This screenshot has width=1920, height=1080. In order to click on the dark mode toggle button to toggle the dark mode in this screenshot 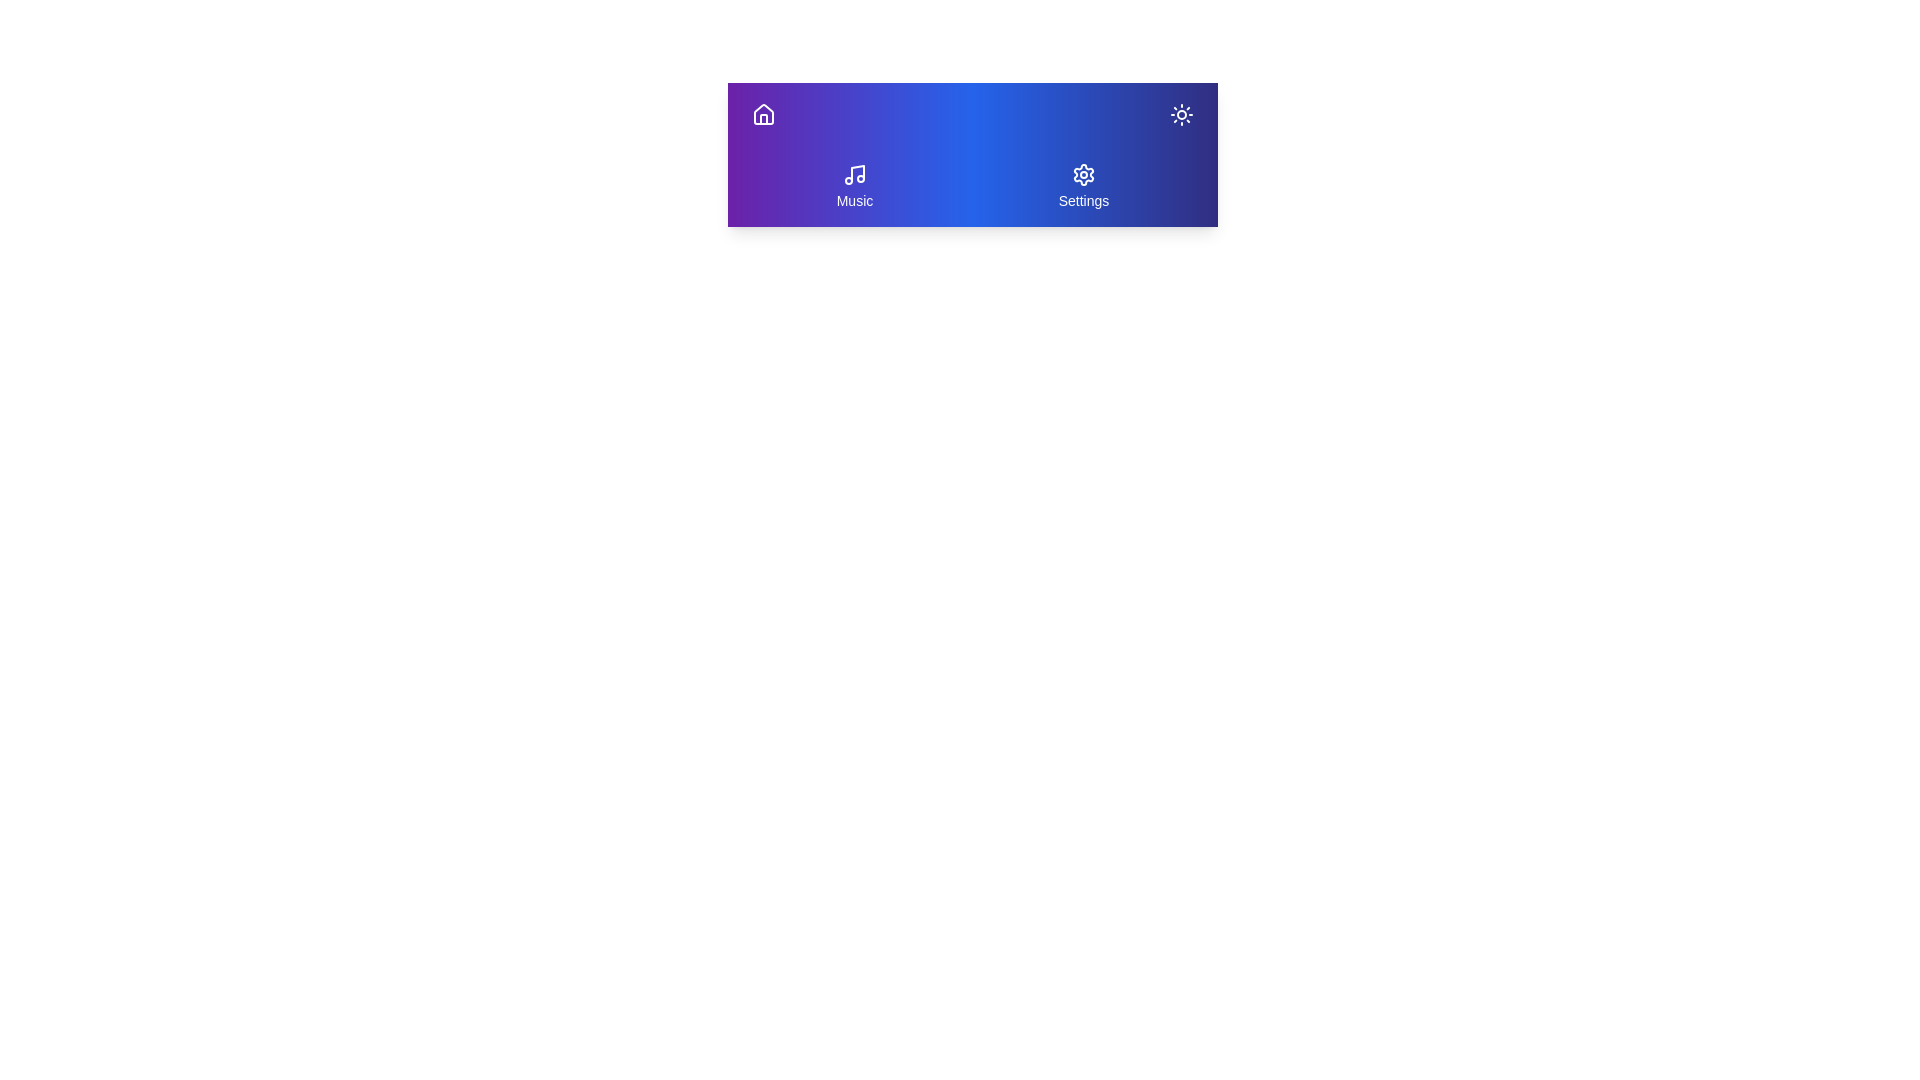, I will do `click(1181, 115)`.